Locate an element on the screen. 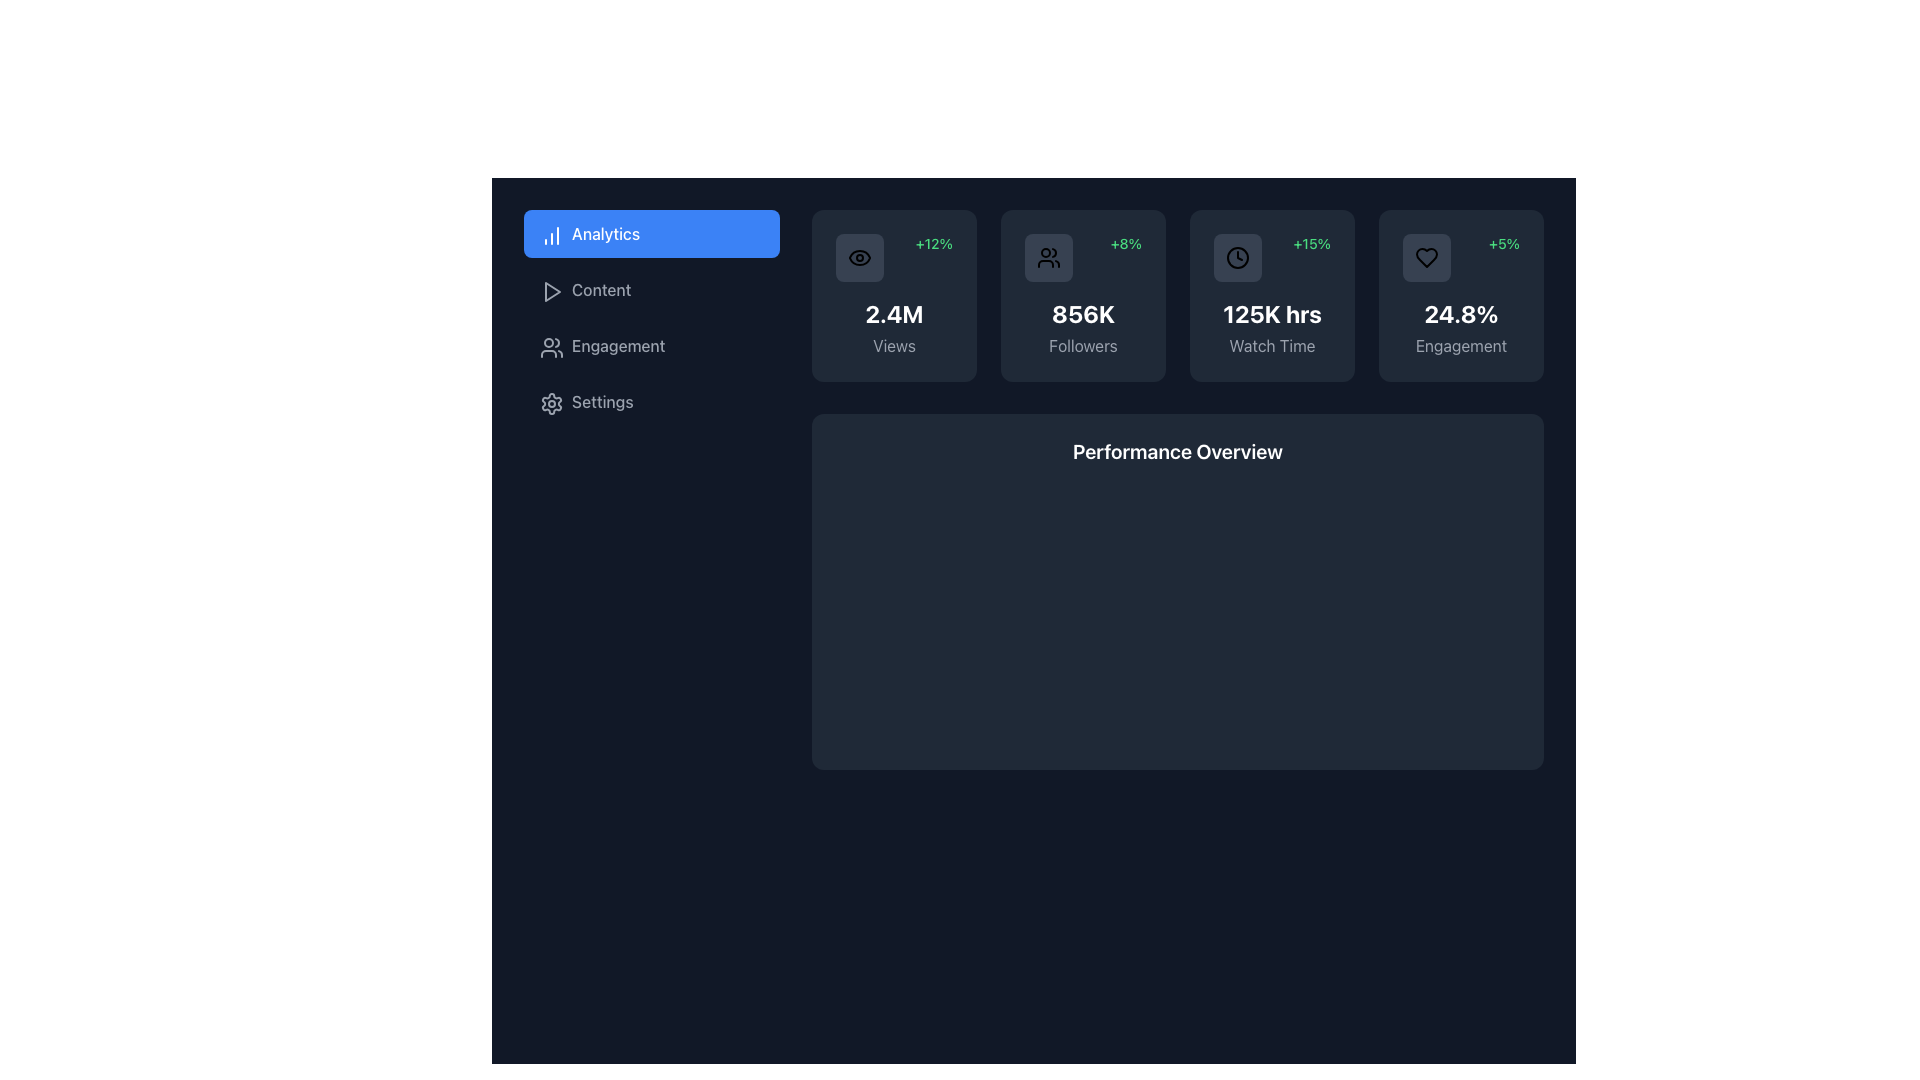  the eye icon represented by a graphical eye structure located in the top section of the user interface is located at coordinates (859, 257).